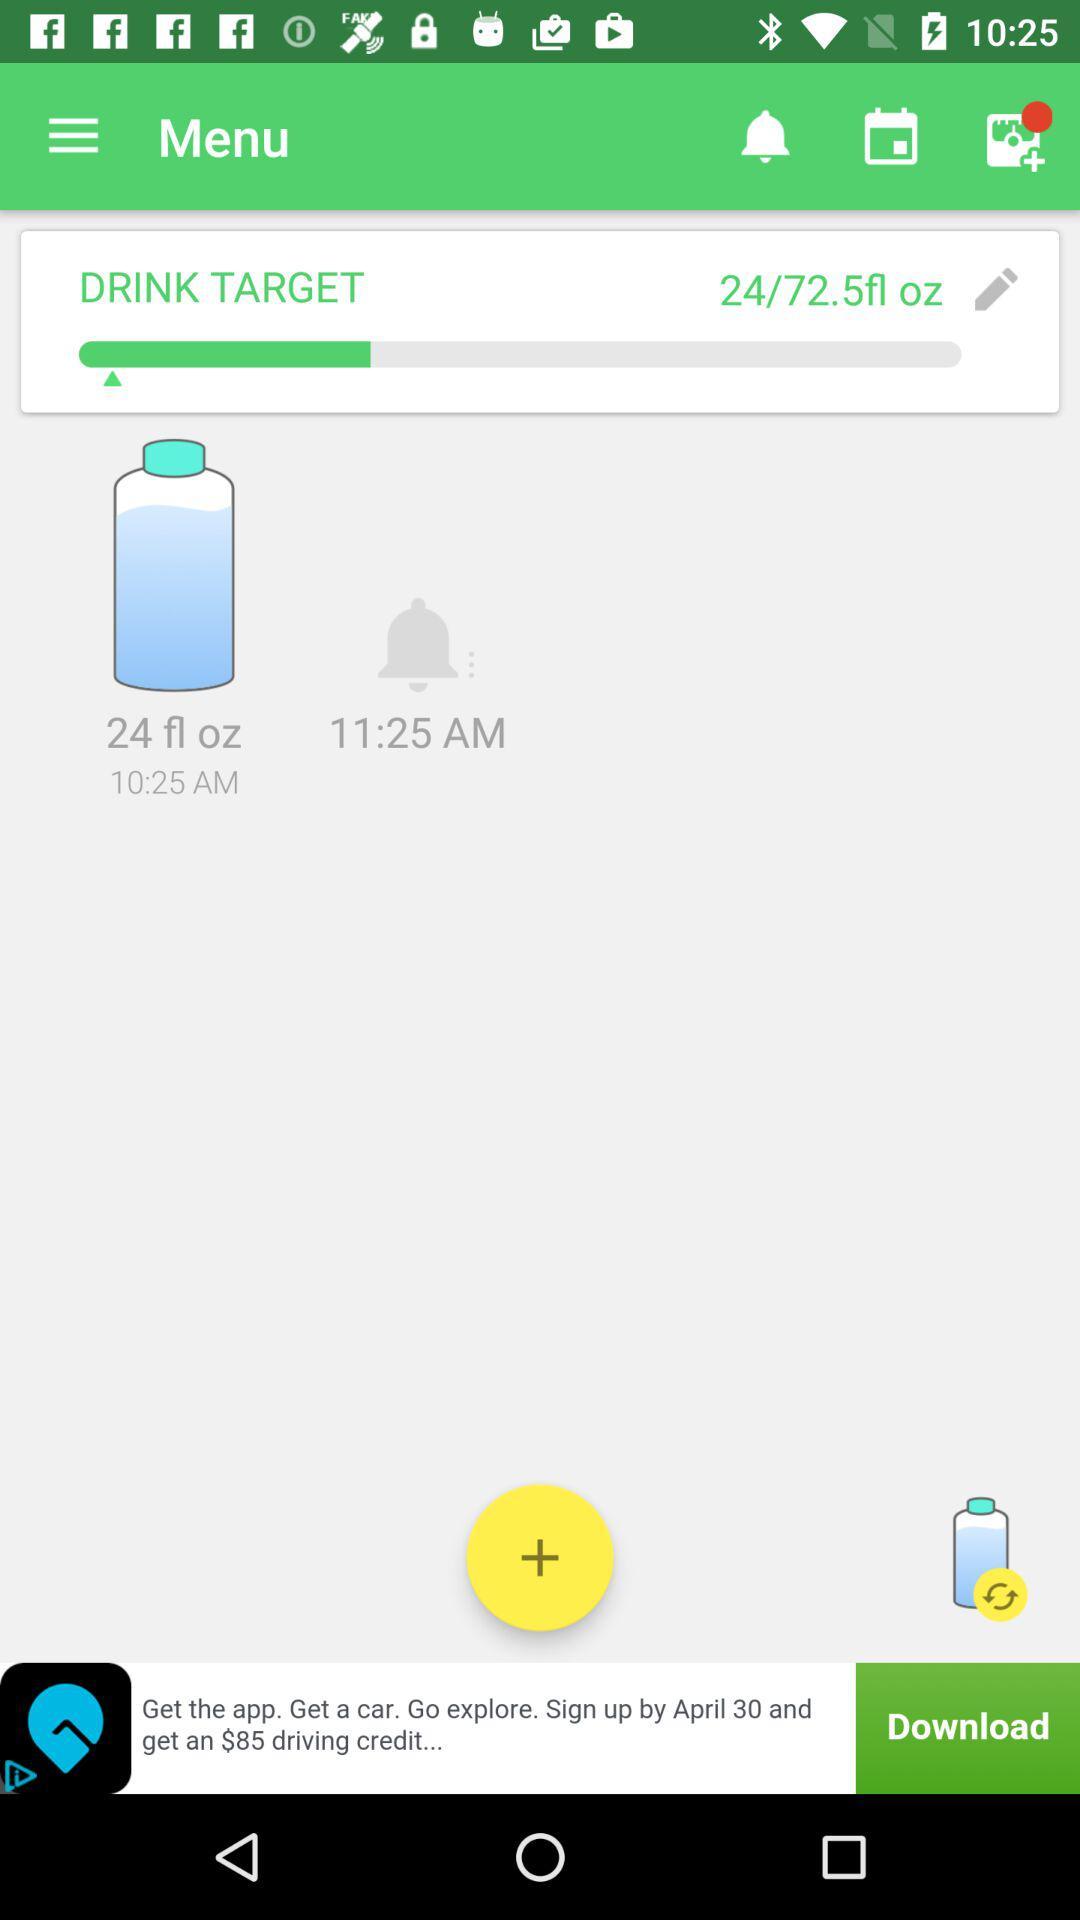 This screenshot has height=1920, width=1080. What do you see at coordinates (1017, 135) in the screenshot?
I see `icon above 24 72 5fl item` at bounding box center [1017, 135].